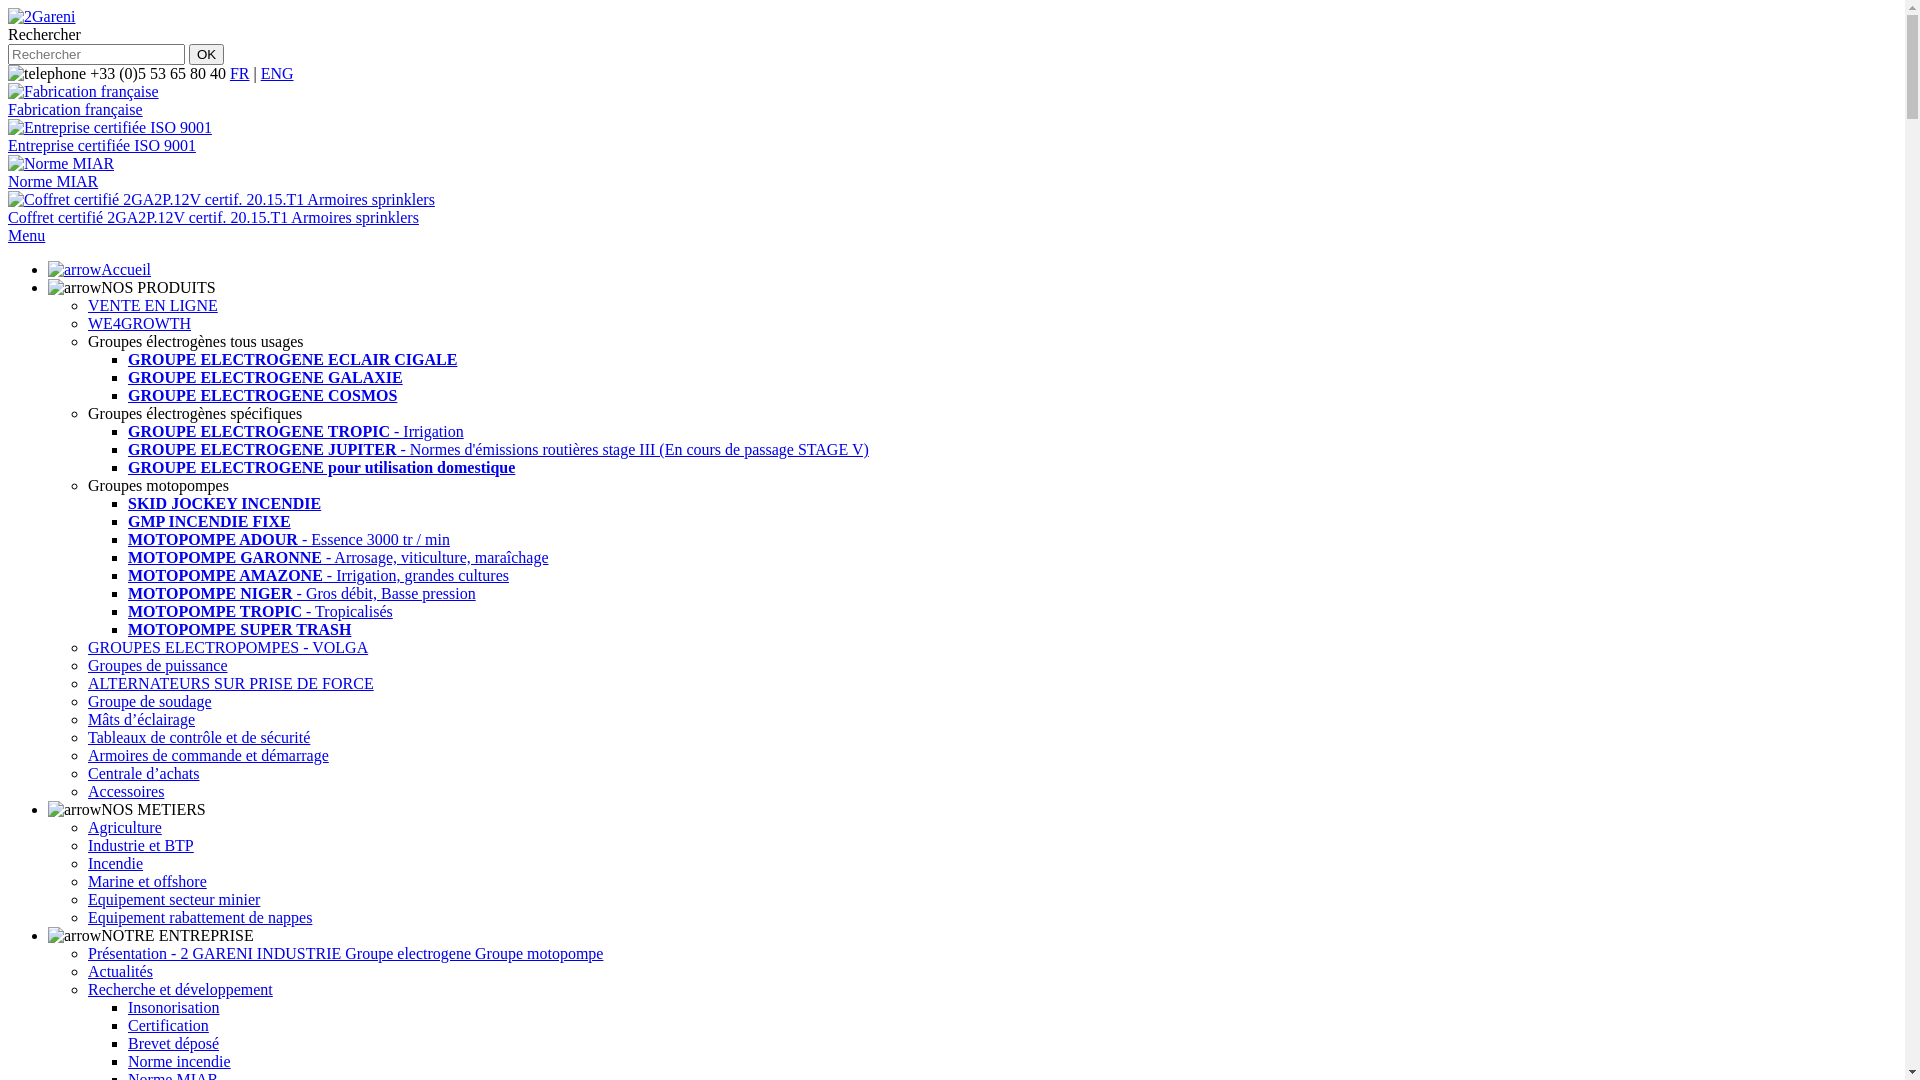 The image size is (1920, 1080). What do you see at coordinates (149, 935) in the screenshot?
I see `'NOTRE ENTREPRISE'` at bounding box center [149, 935].